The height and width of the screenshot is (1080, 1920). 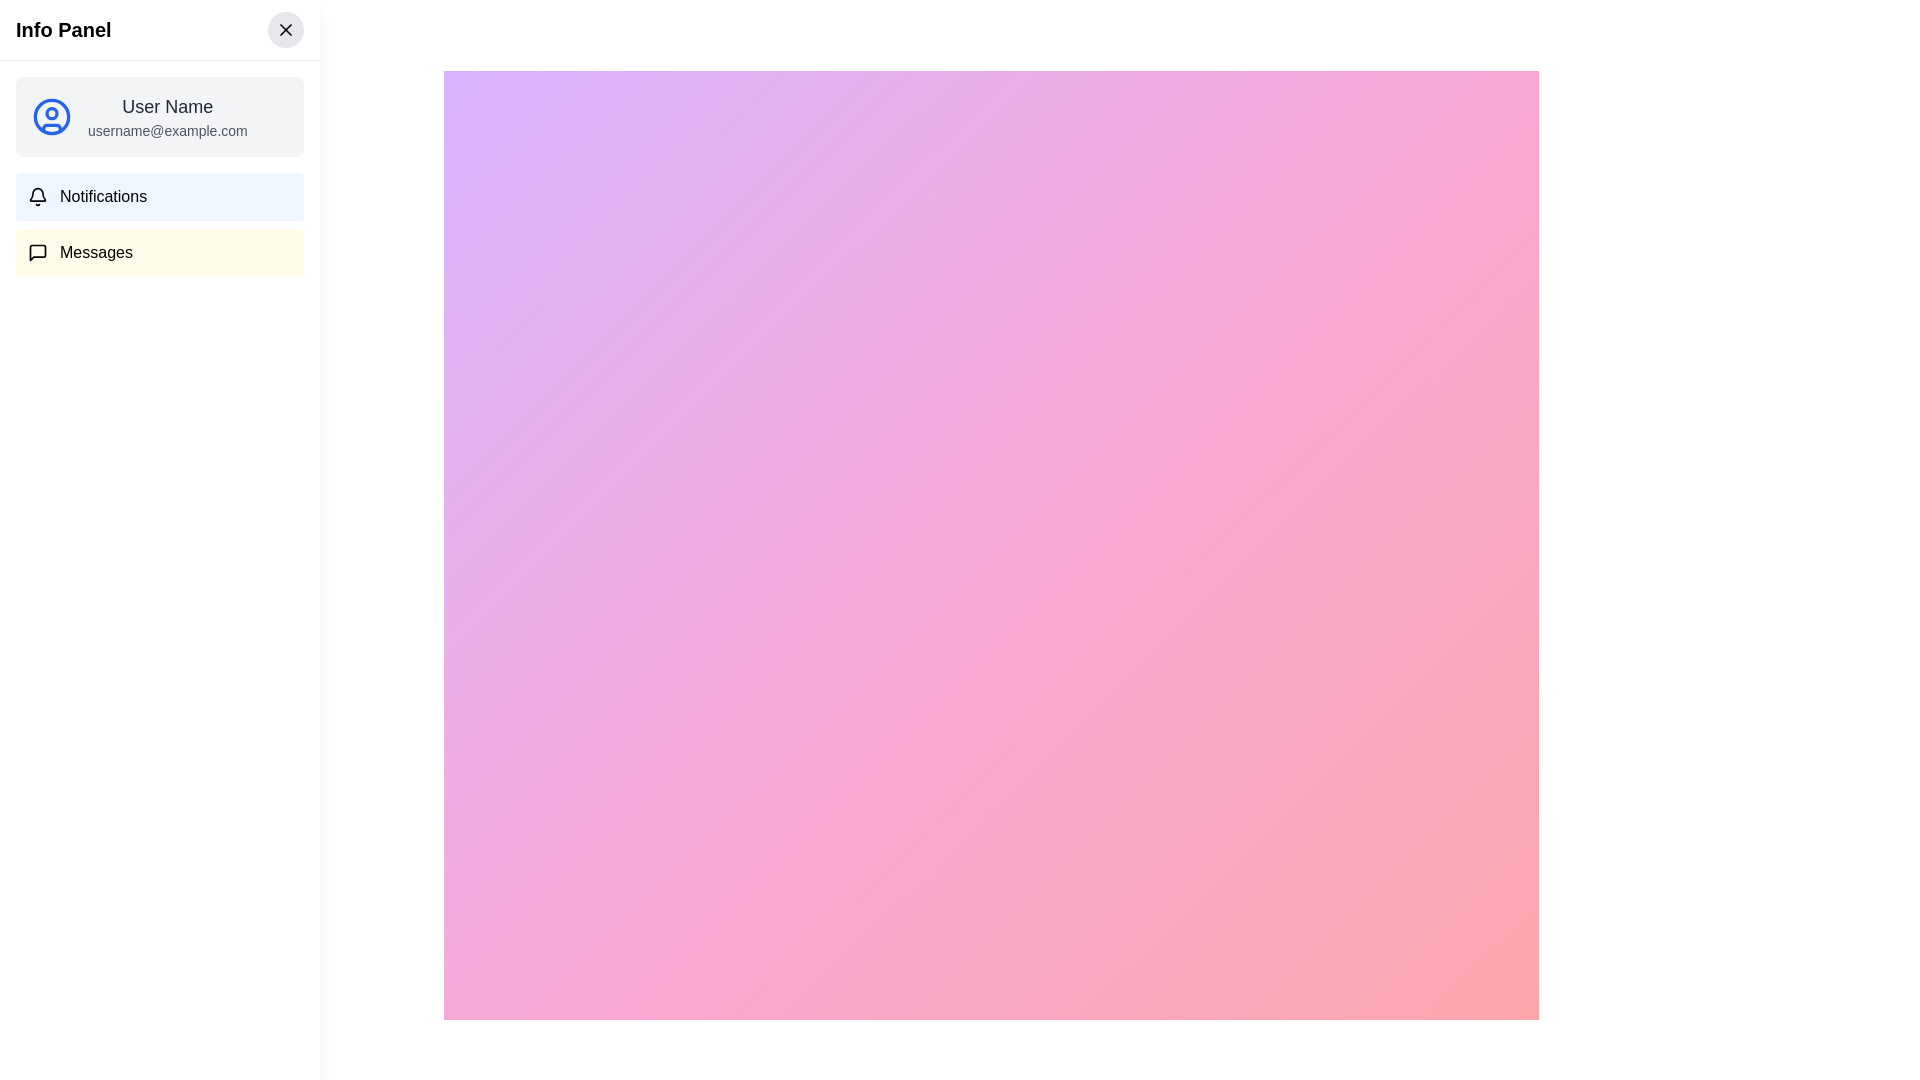 What do you see at coordinates (167, 107) in the screenshot?
I see `the primary label displaying the user's name, located in the top section of the side info panel, to the right of the circular profile icon and above the email address text` at bounding box center [167, 107].